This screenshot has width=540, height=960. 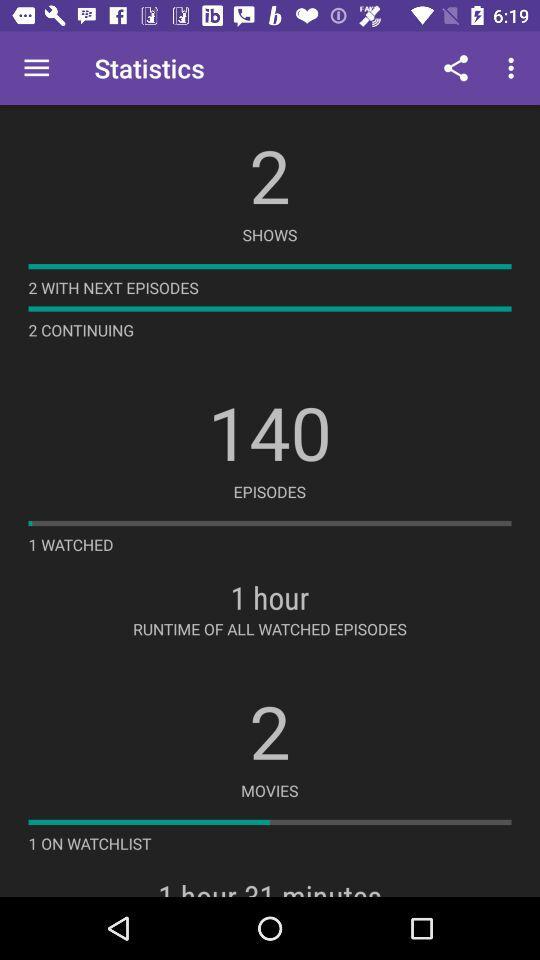 What do you see at coordinates (36, 68) in the screenshot?
I see `icon to the left of the statistics` at bounding box center [36, 68].